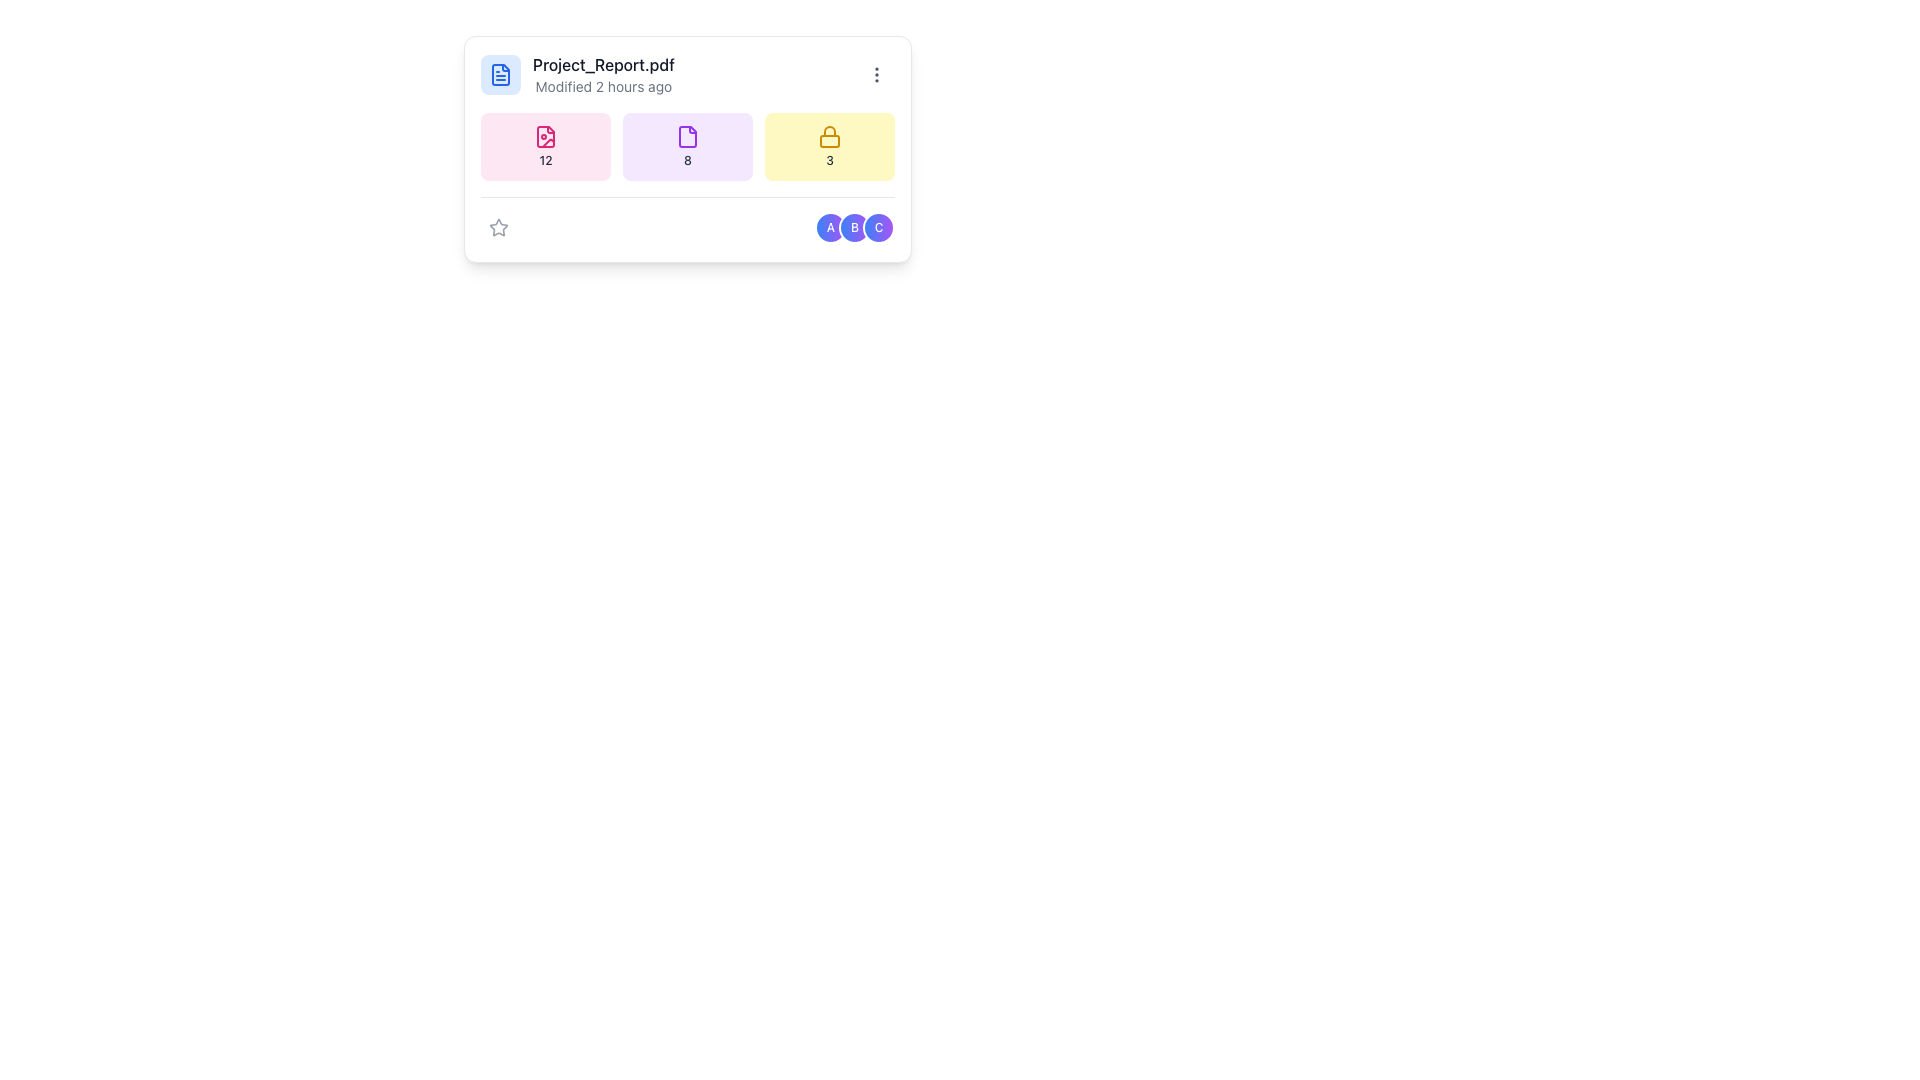  What do you see at coordinates (877, 37) in the screenshot?
I see `the Tooltip that provides additional information for the menu button with three vertical dots, located directly above the button` at bounding box center [877, 37].